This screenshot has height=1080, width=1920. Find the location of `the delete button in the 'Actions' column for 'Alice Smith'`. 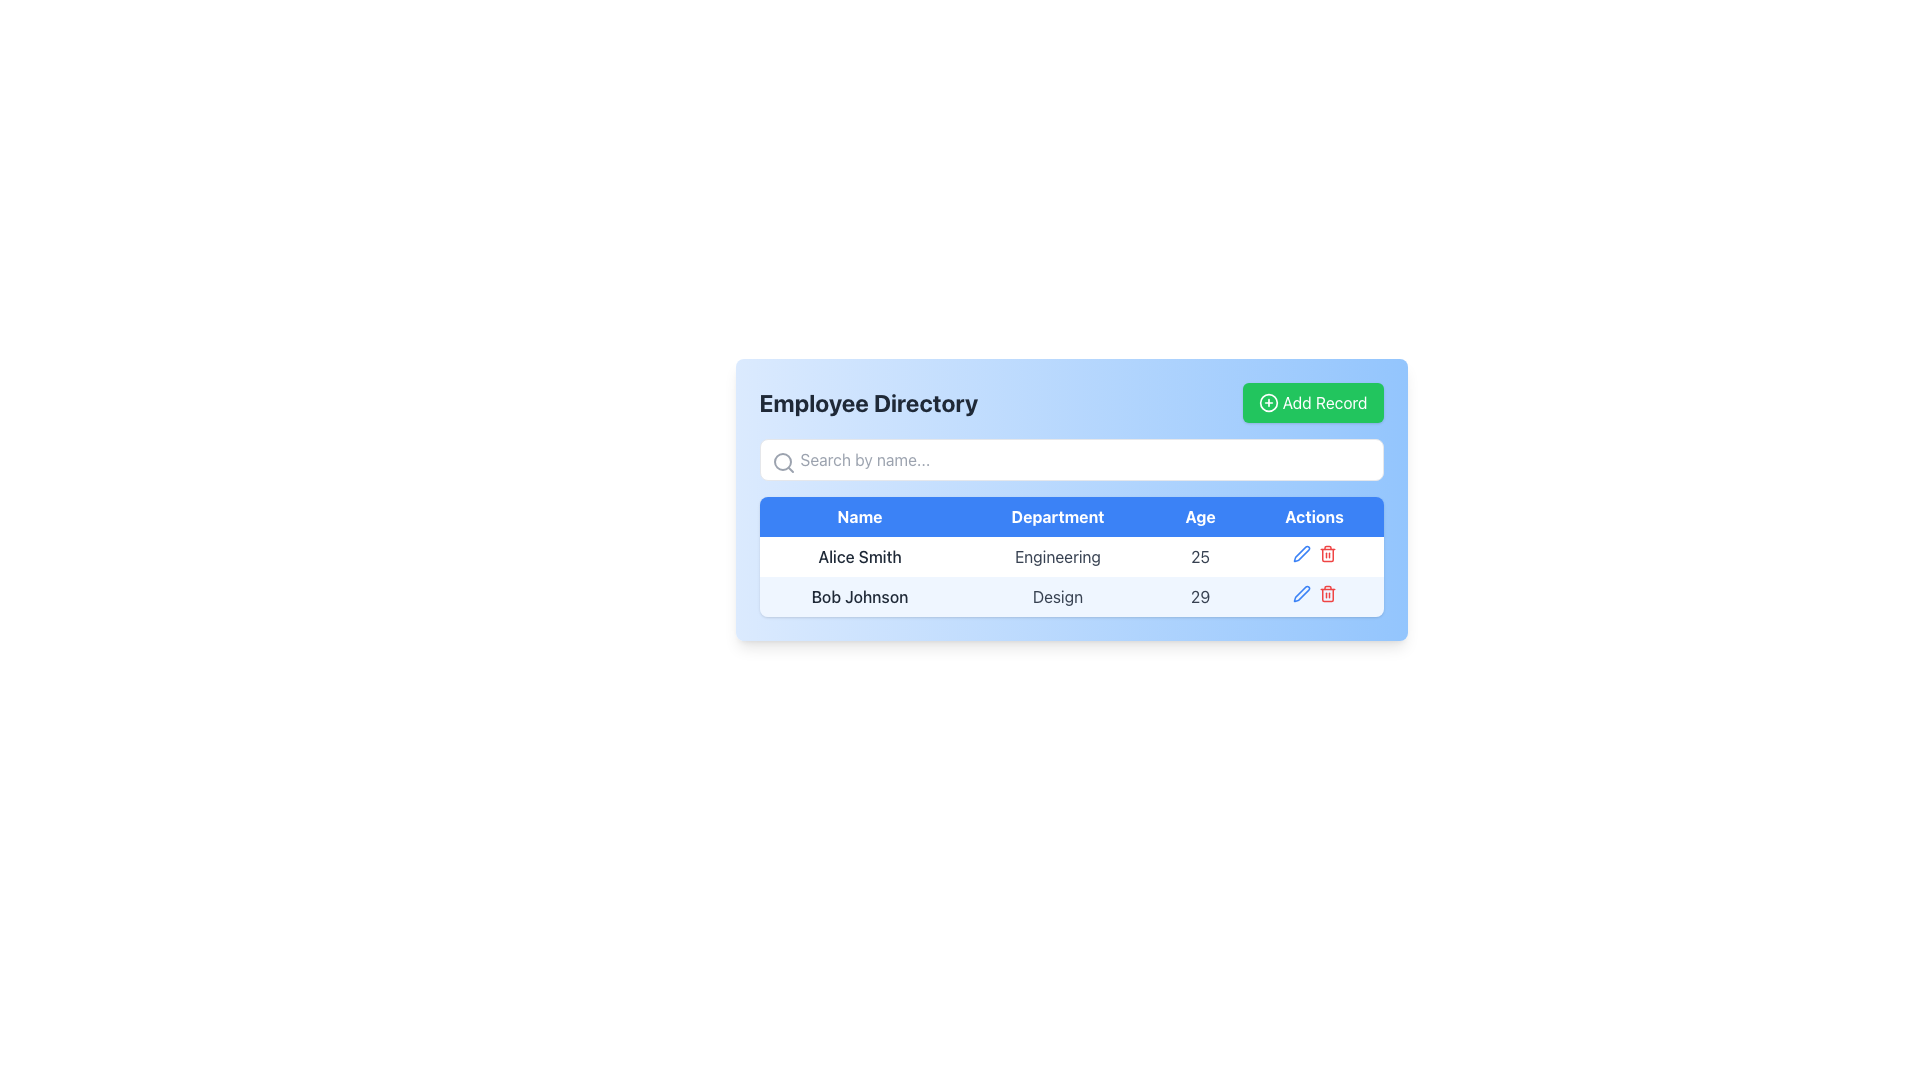

the delete button in the 'Actions' column for 'Alice Smith' is located at coordinates (1314, 556).